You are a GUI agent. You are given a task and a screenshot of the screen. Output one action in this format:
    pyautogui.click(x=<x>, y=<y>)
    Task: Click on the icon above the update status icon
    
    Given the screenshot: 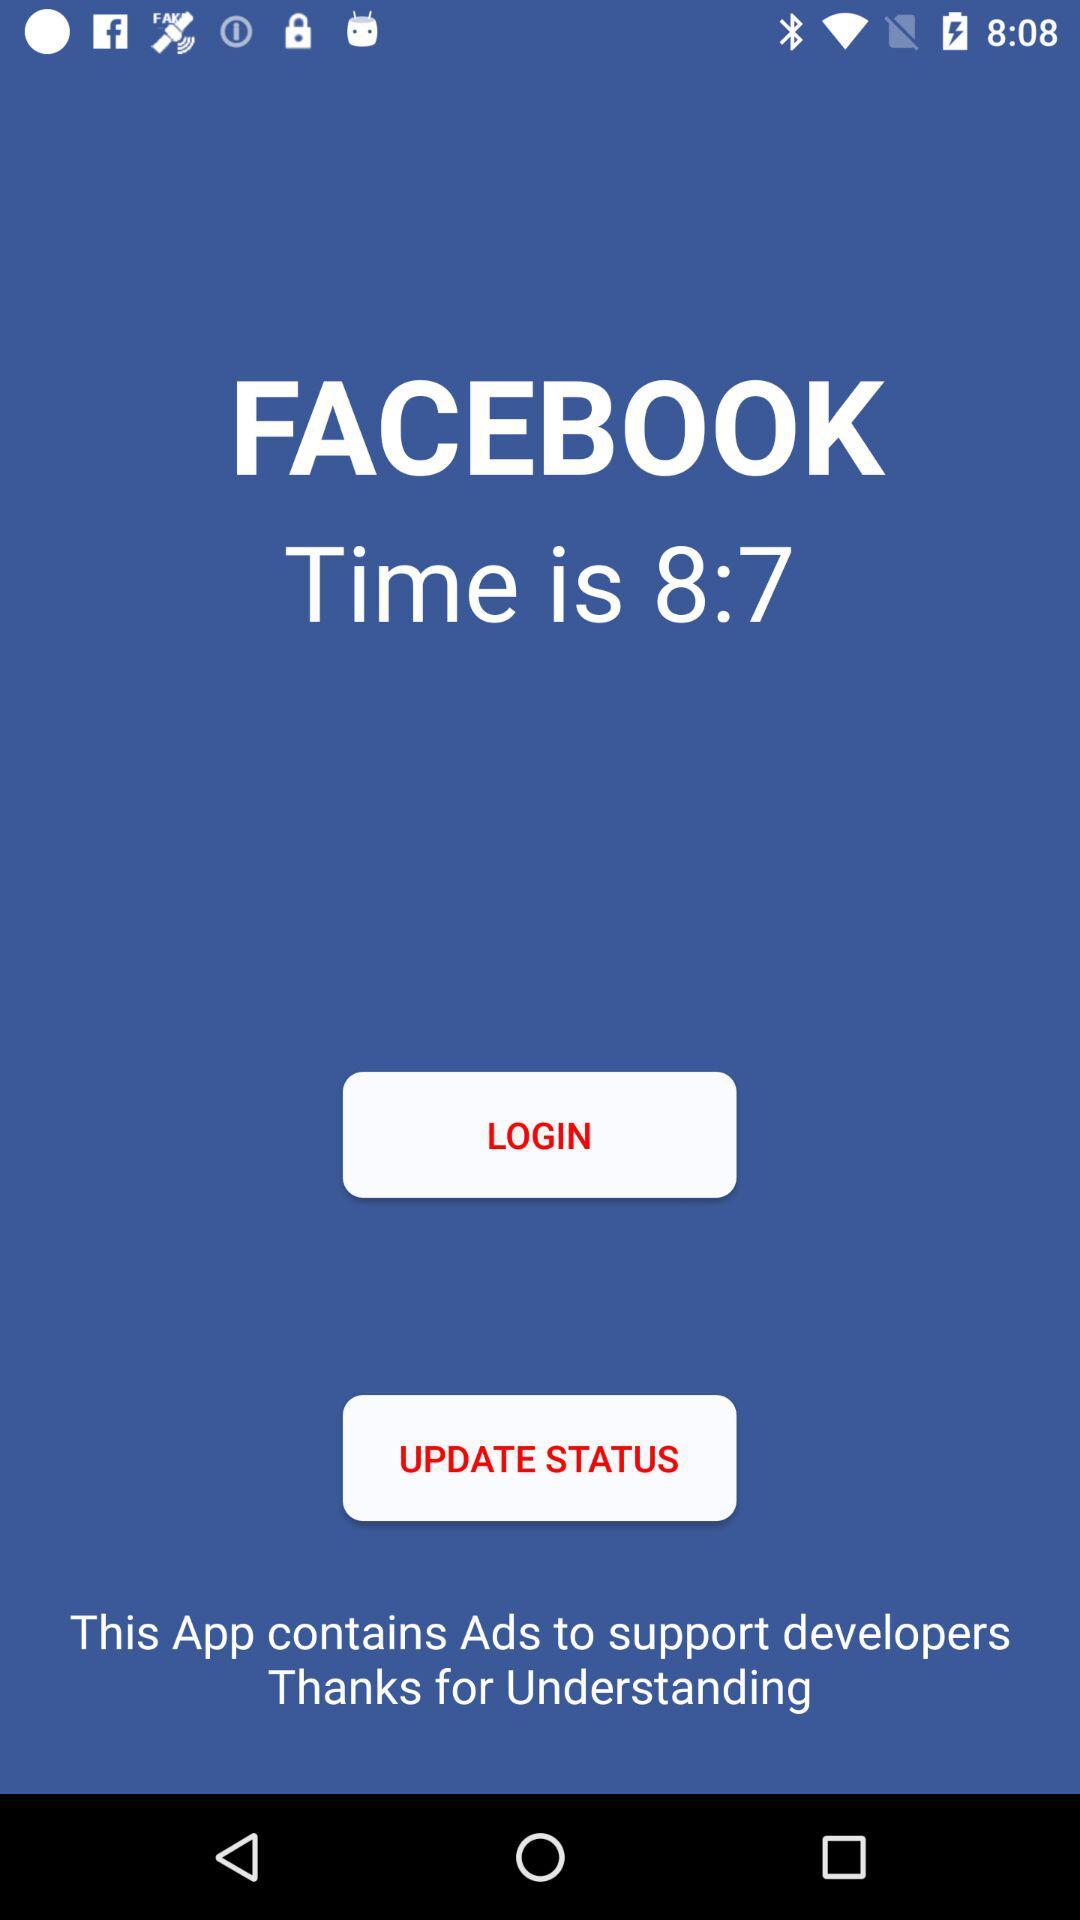 What is the action you would take?
    pyautogui.click(x=538, y=1134)
    